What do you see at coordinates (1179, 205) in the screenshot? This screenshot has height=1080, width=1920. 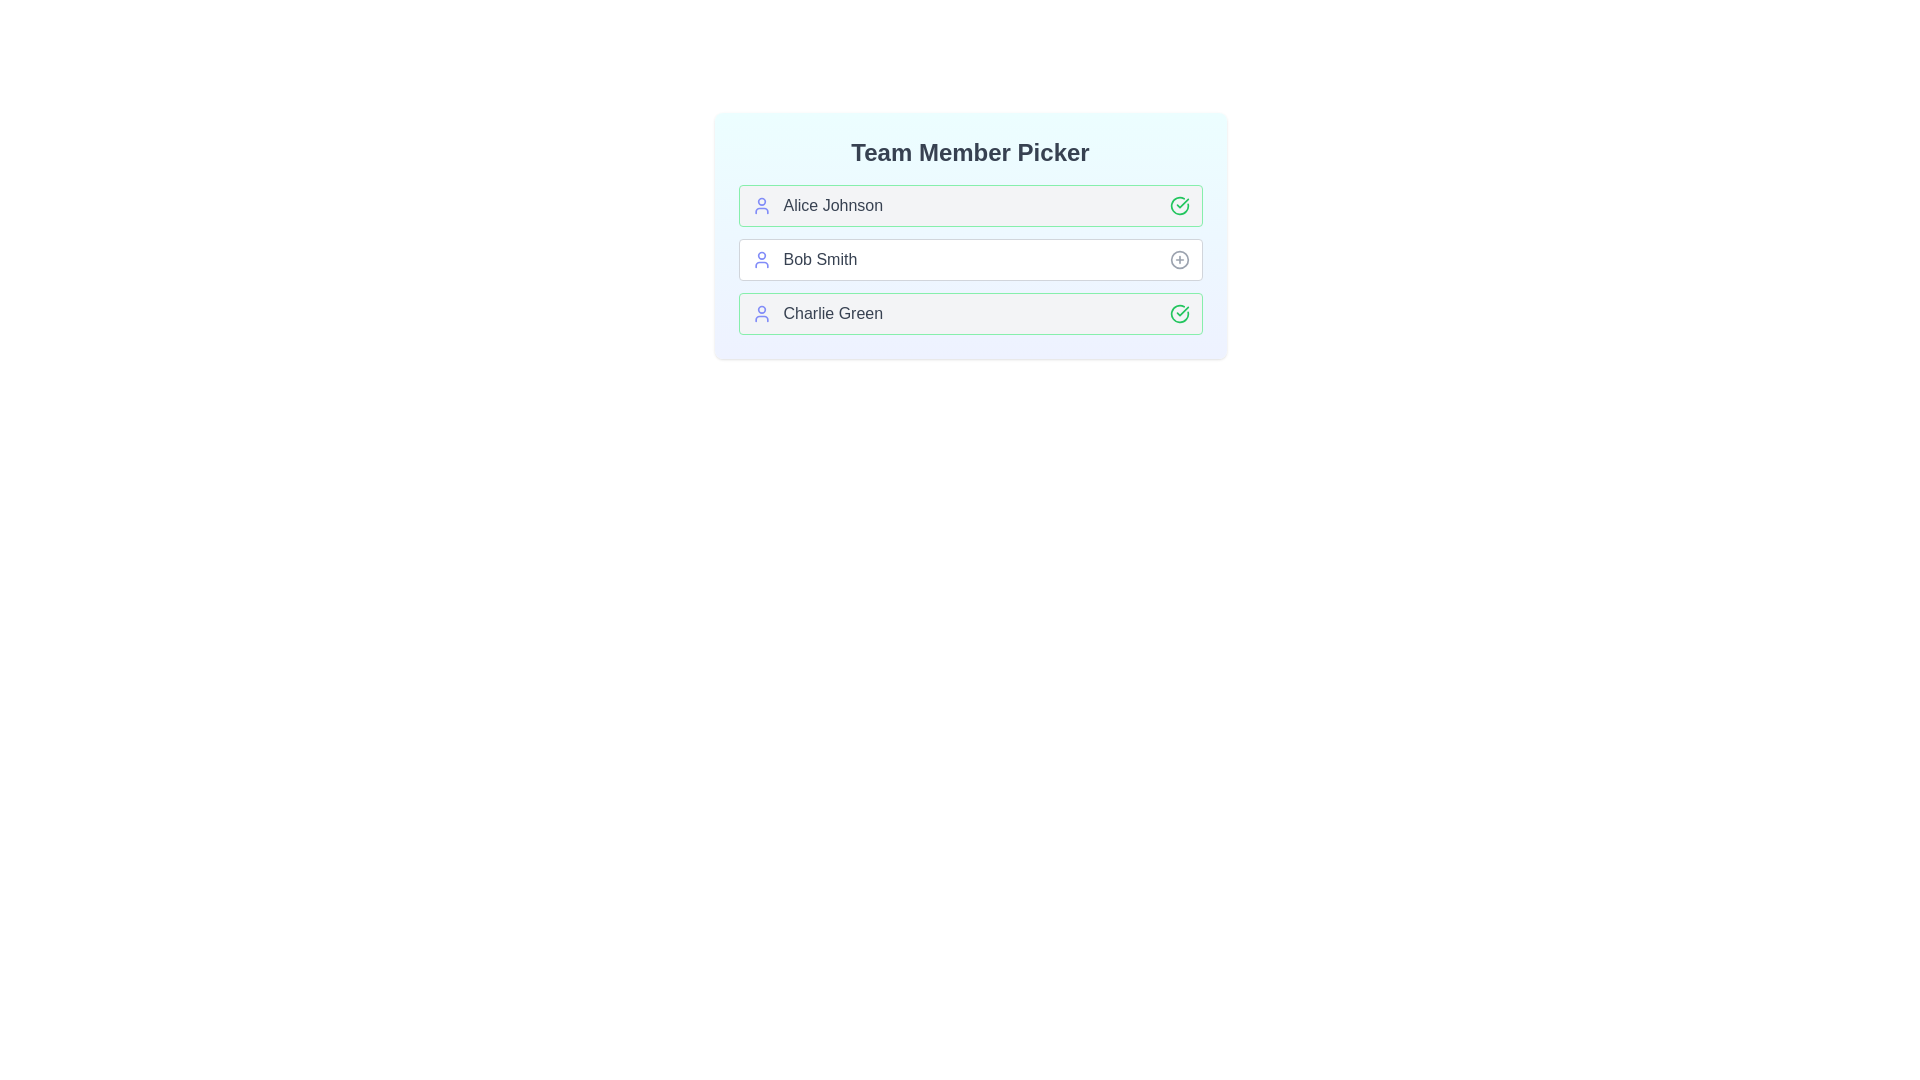 I see `the team member identified by Alice Johnson` at bounding box center [1179, 205].